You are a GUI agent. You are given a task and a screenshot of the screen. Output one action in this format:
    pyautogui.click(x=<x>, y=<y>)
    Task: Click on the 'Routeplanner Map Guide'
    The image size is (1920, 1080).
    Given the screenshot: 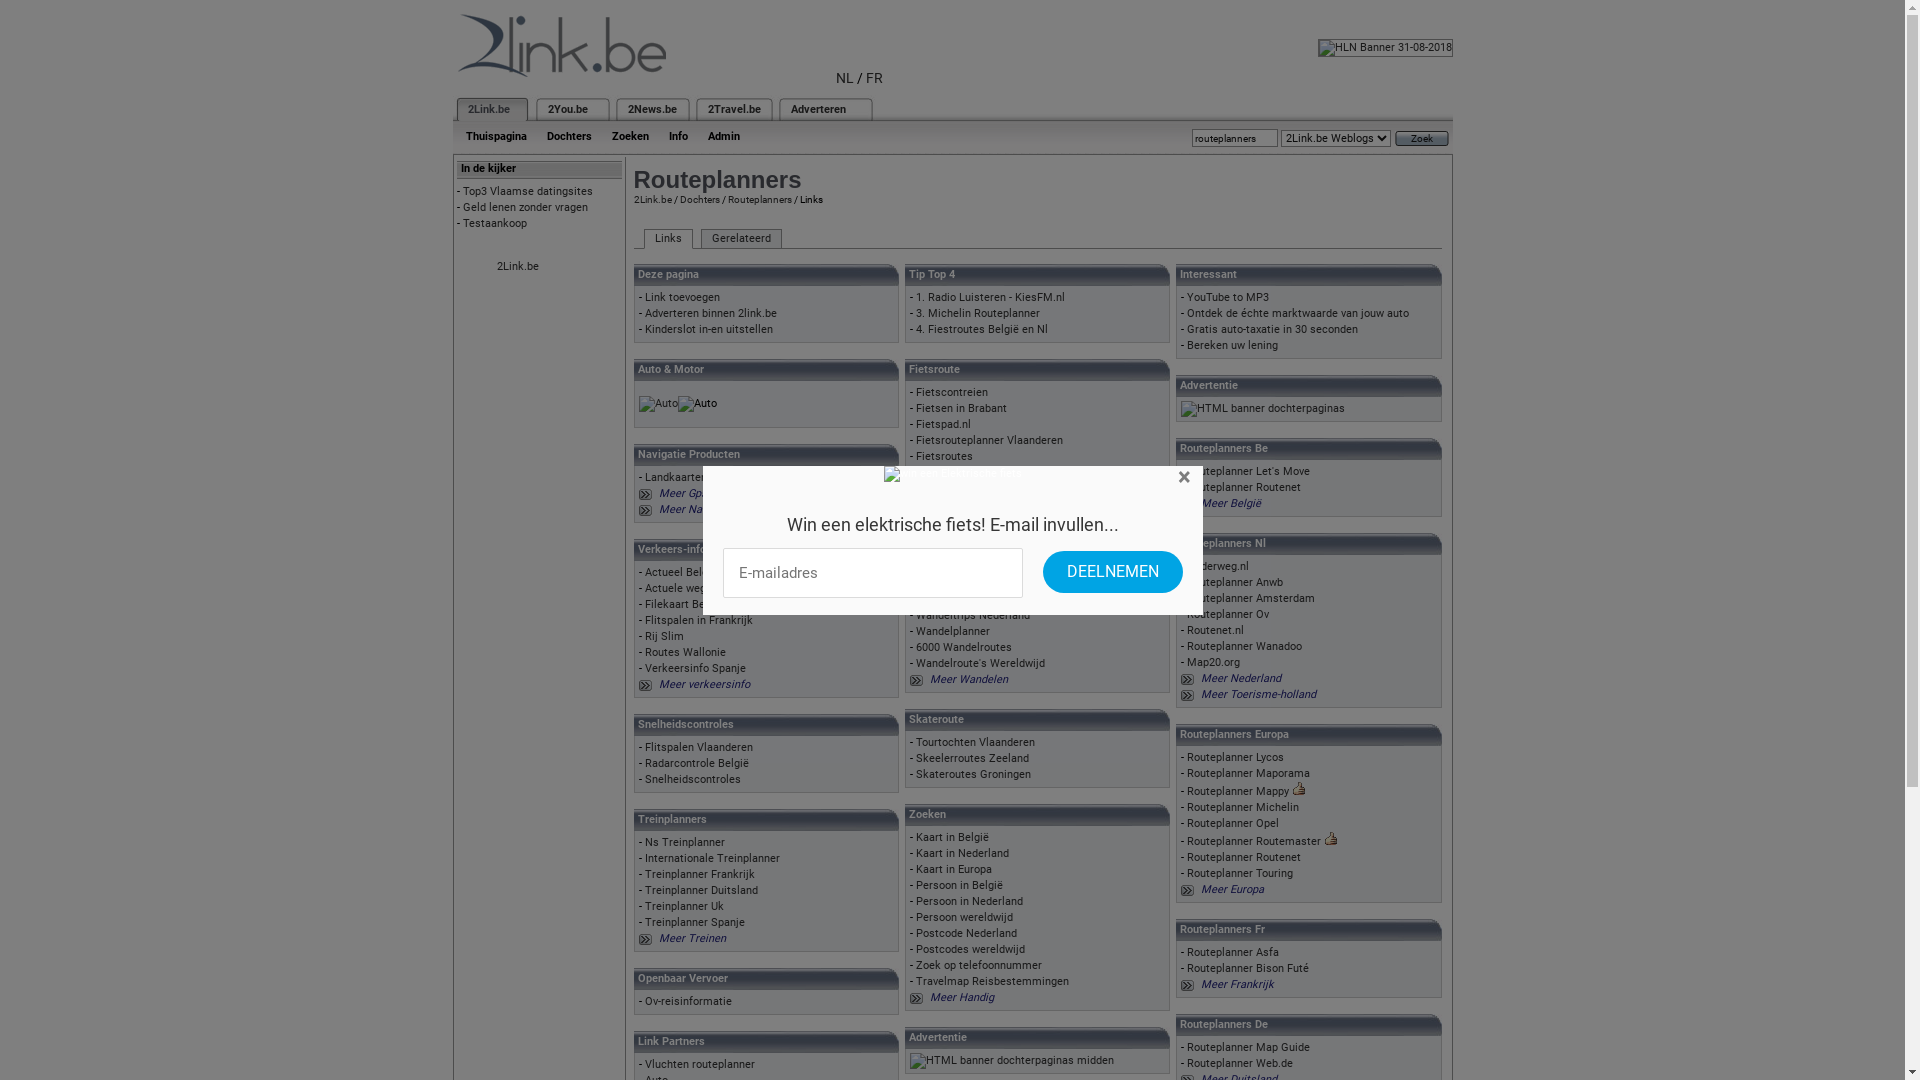 What is the action you would take?
    pyautogui.click(x=1247, y=1046)
    